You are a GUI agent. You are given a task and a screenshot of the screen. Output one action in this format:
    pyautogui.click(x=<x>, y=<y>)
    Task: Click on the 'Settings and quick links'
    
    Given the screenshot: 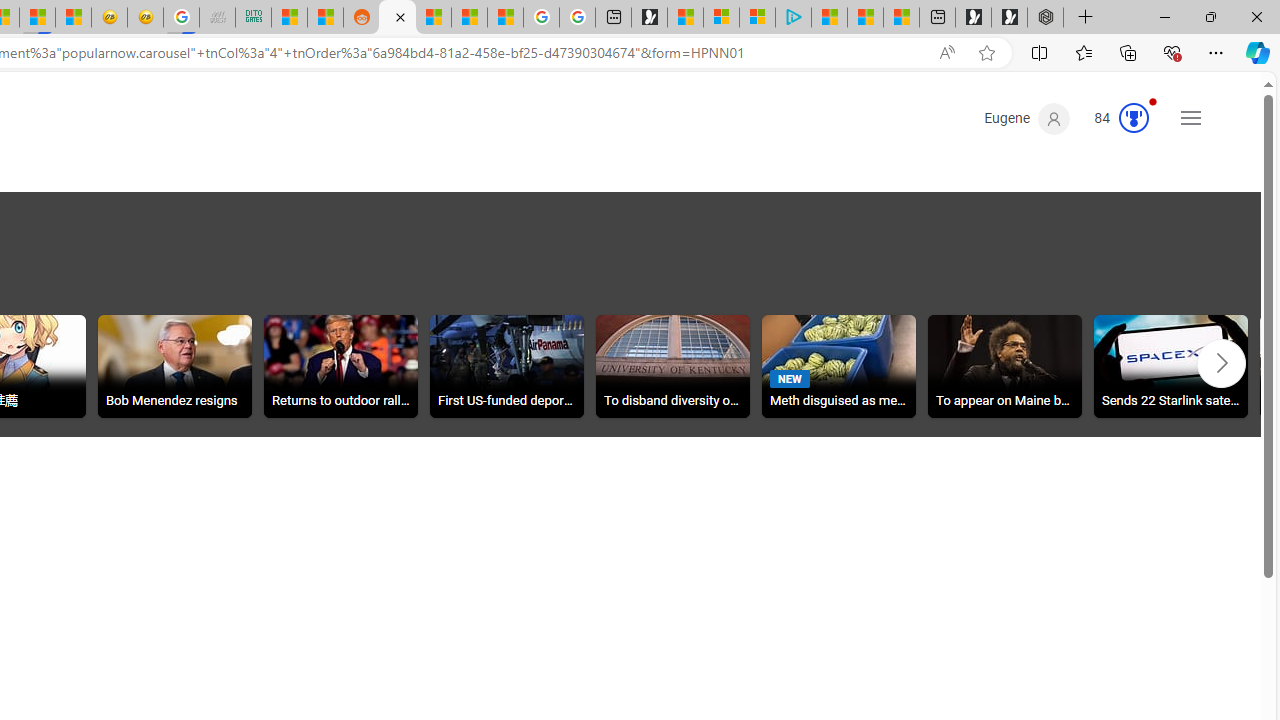 What is the action you would take?
    pyautogui.click(x=1191, y=118)
    